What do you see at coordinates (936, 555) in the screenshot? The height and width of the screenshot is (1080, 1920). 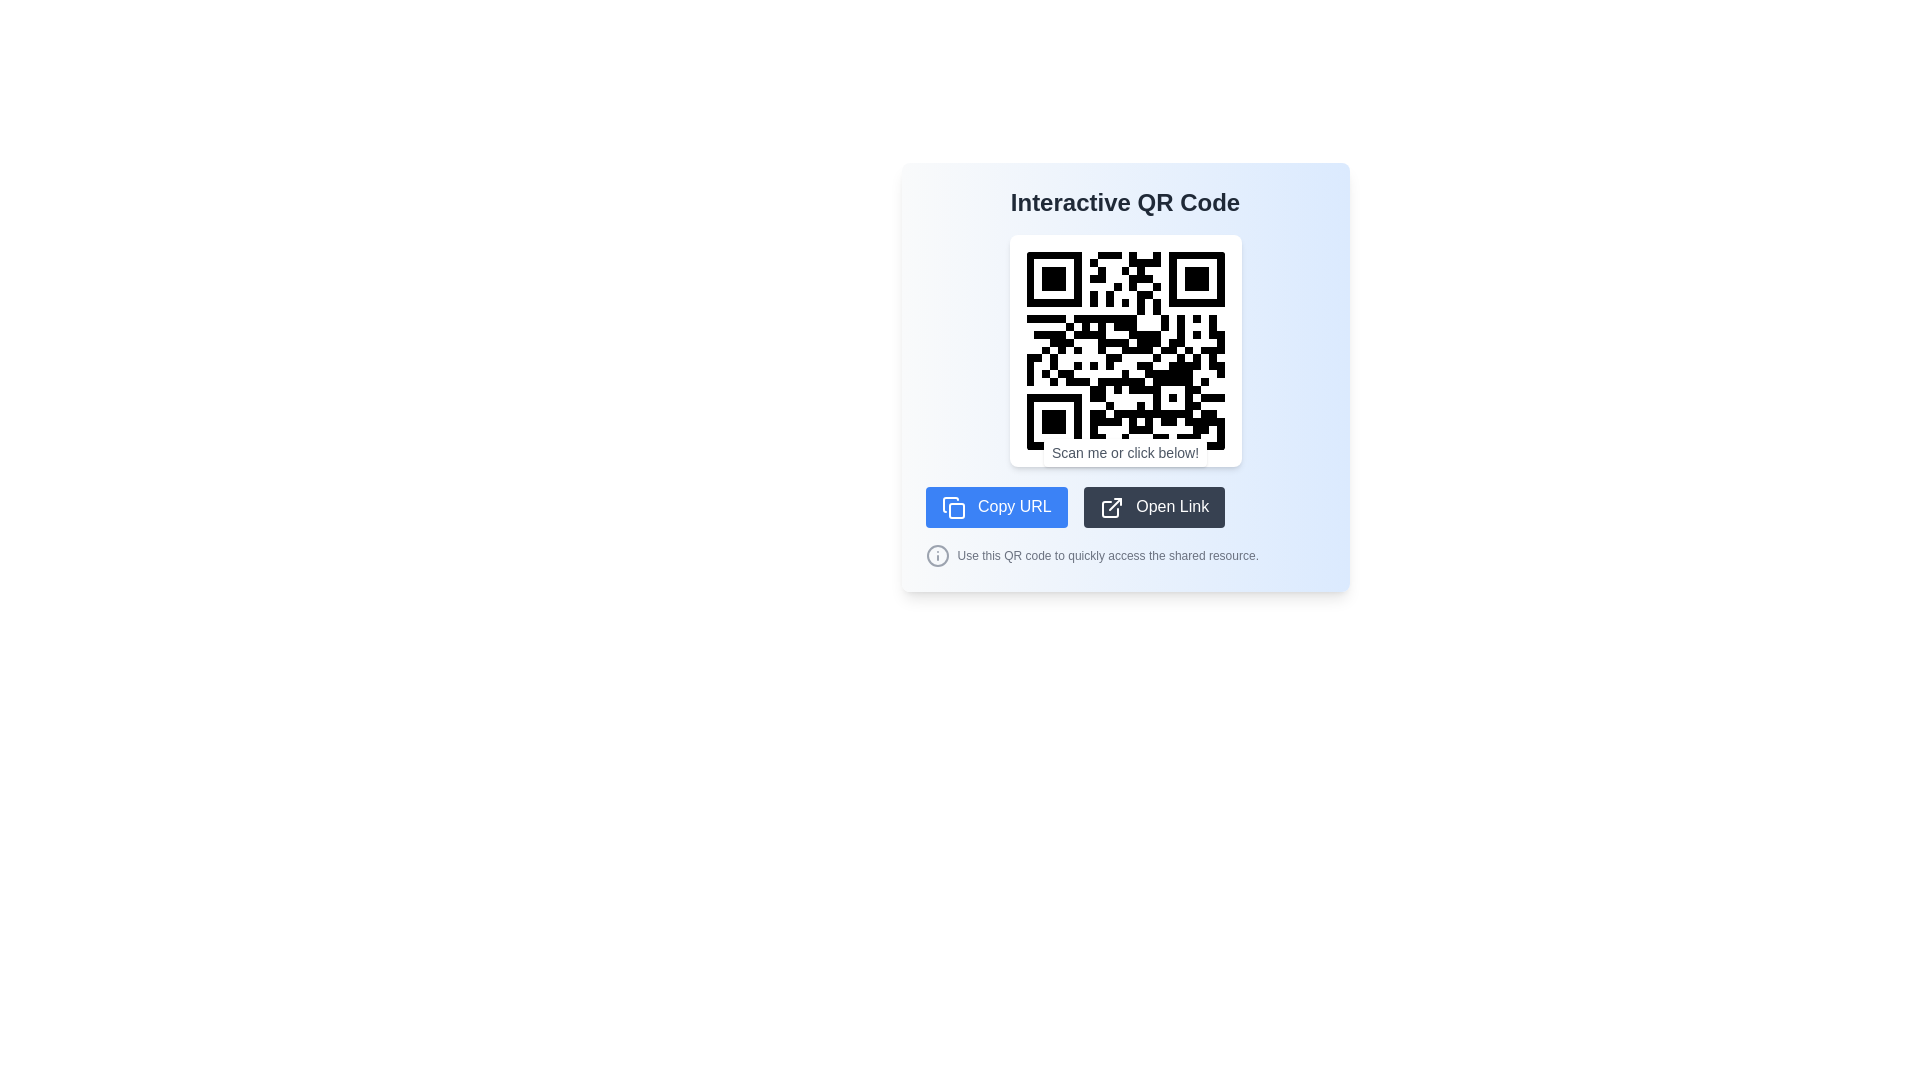 I see `the circular SVG element that is part of an SVG icon, characterized by smooth edges and a consistent radius` at bounding box center [936, 555].